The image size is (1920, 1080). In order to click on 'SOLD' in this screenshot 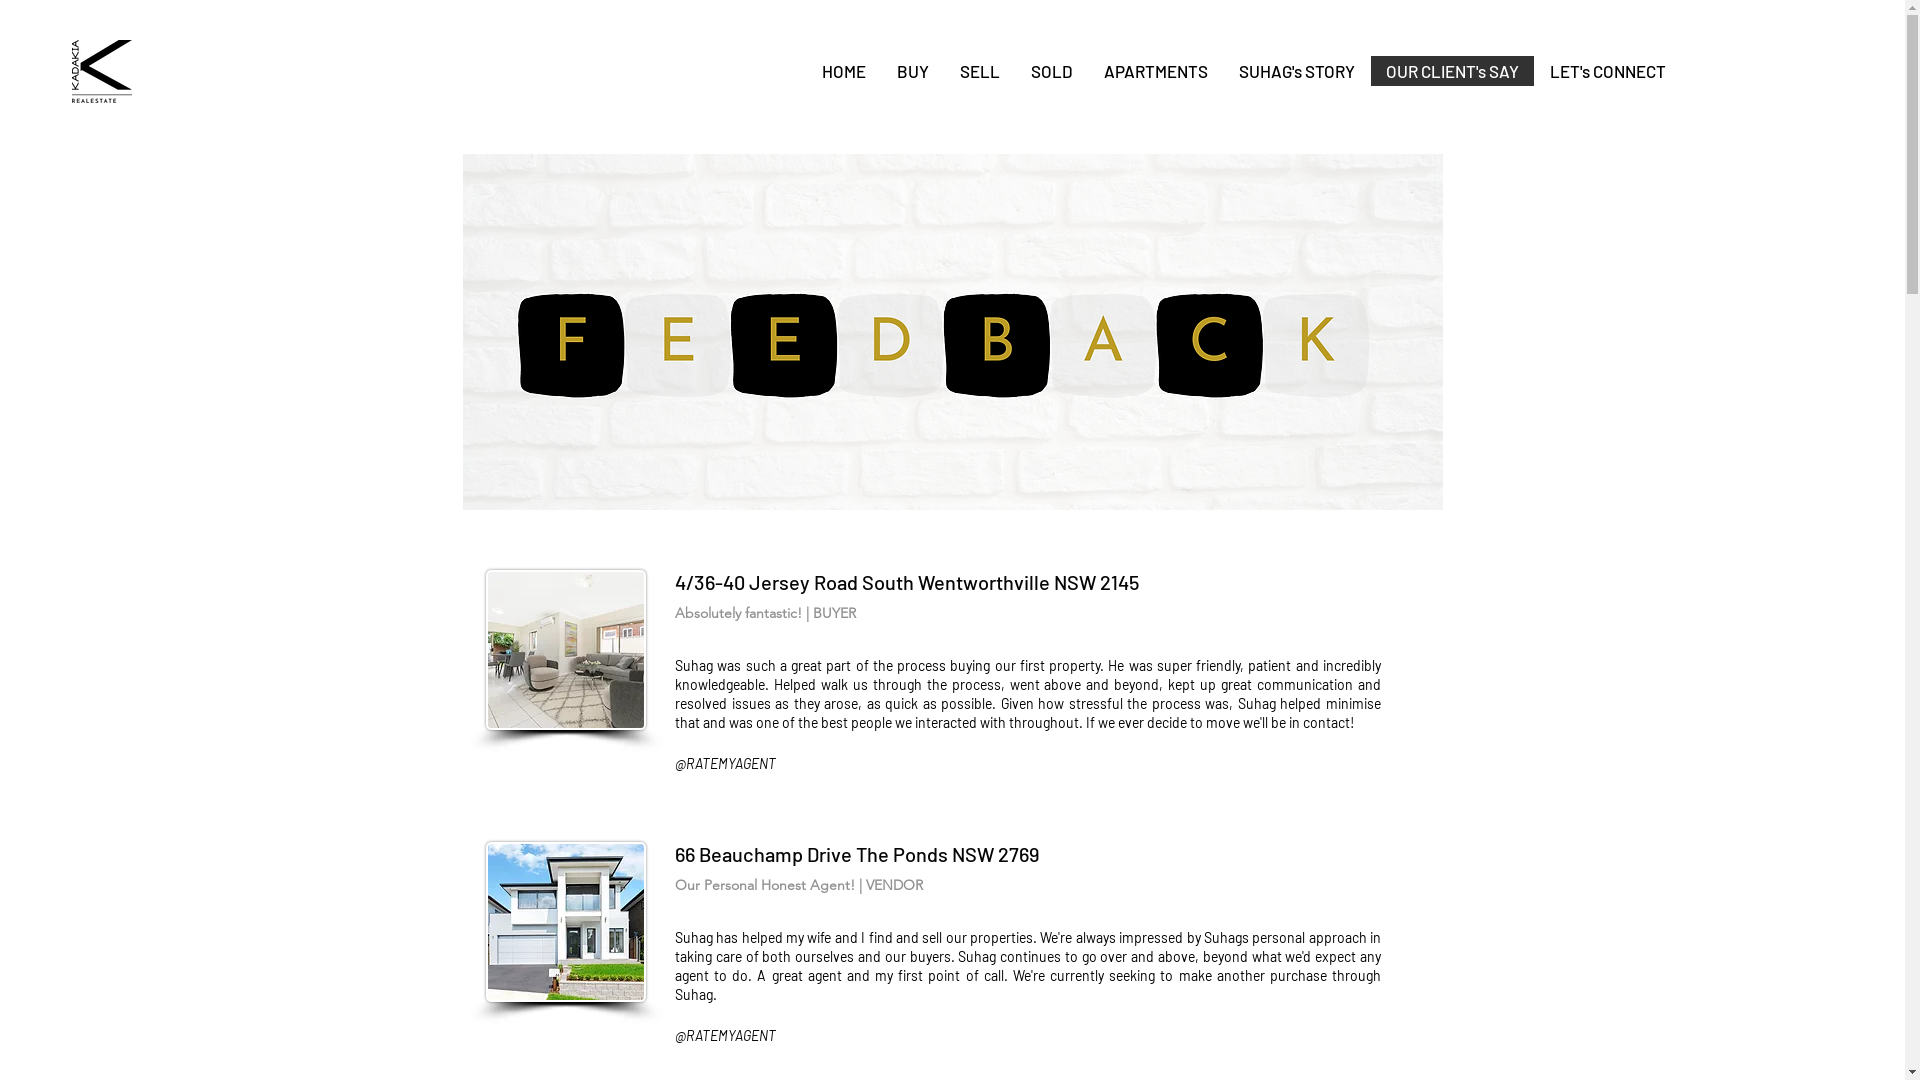, I will do `click(1049, 69)`.